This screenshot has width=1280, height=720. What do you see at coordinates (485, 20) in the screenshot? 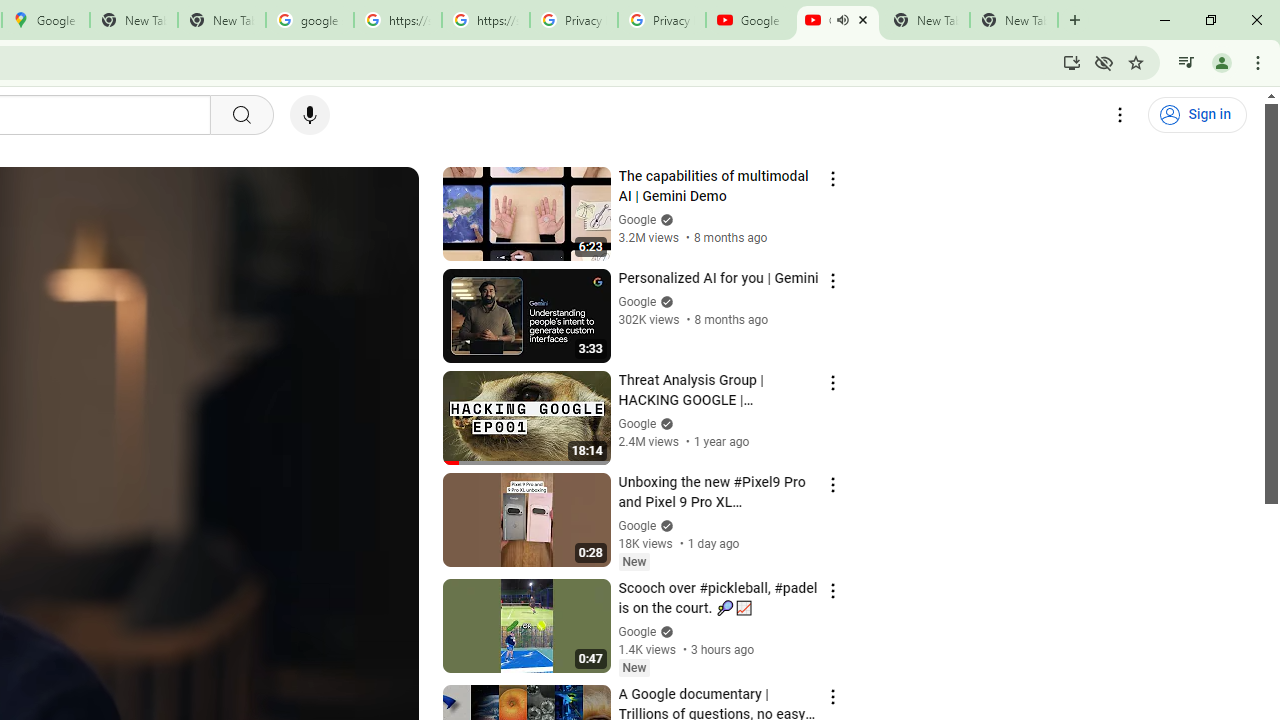
I see `'https://scholar.google.com/'` at bounding box center [485, 20].